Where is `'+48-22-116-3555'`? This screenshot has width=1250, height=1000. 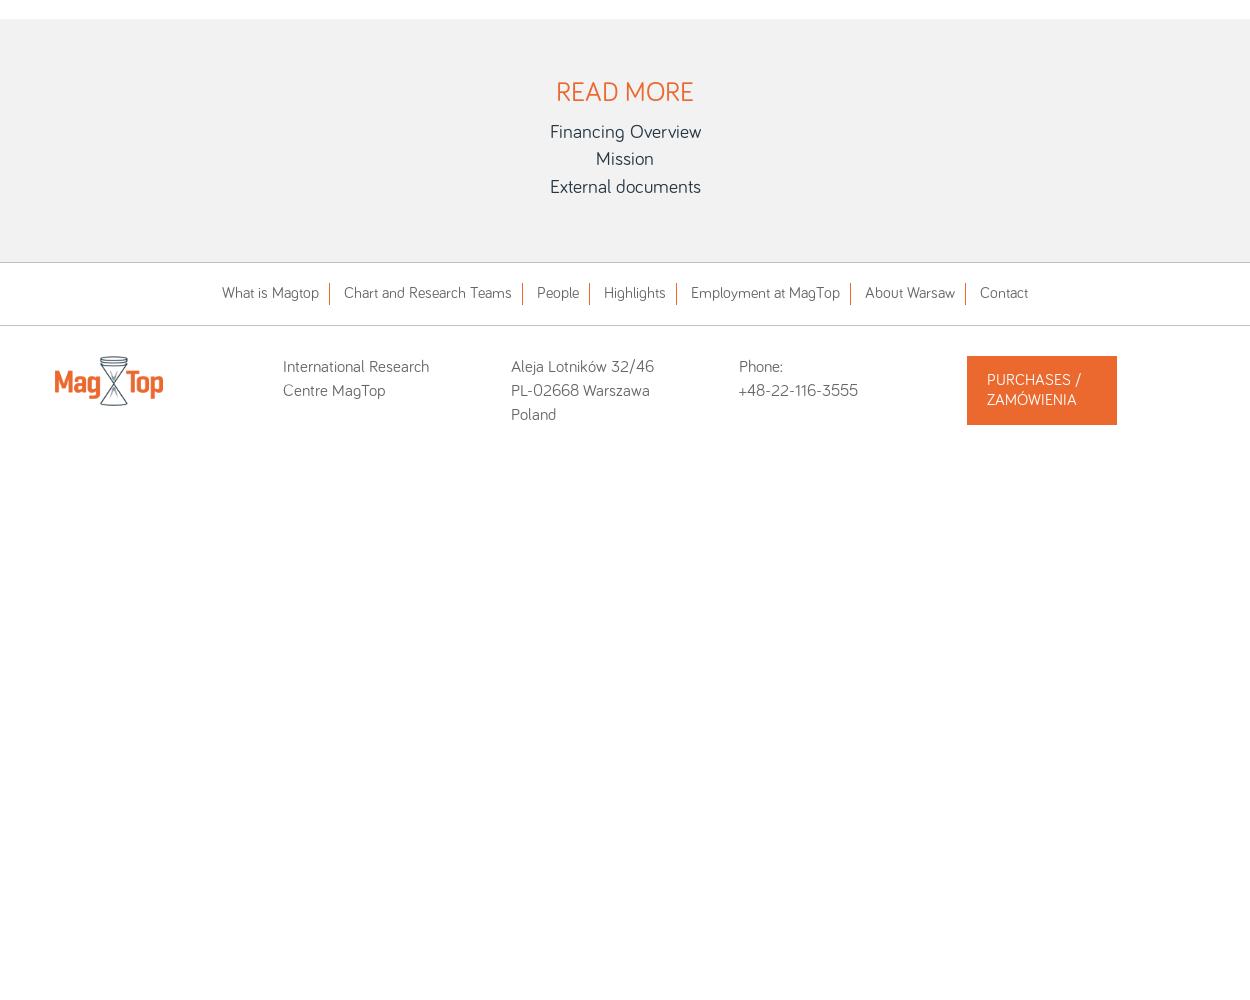
'+48-22-116-3555' is located at coordinates (798, 391).